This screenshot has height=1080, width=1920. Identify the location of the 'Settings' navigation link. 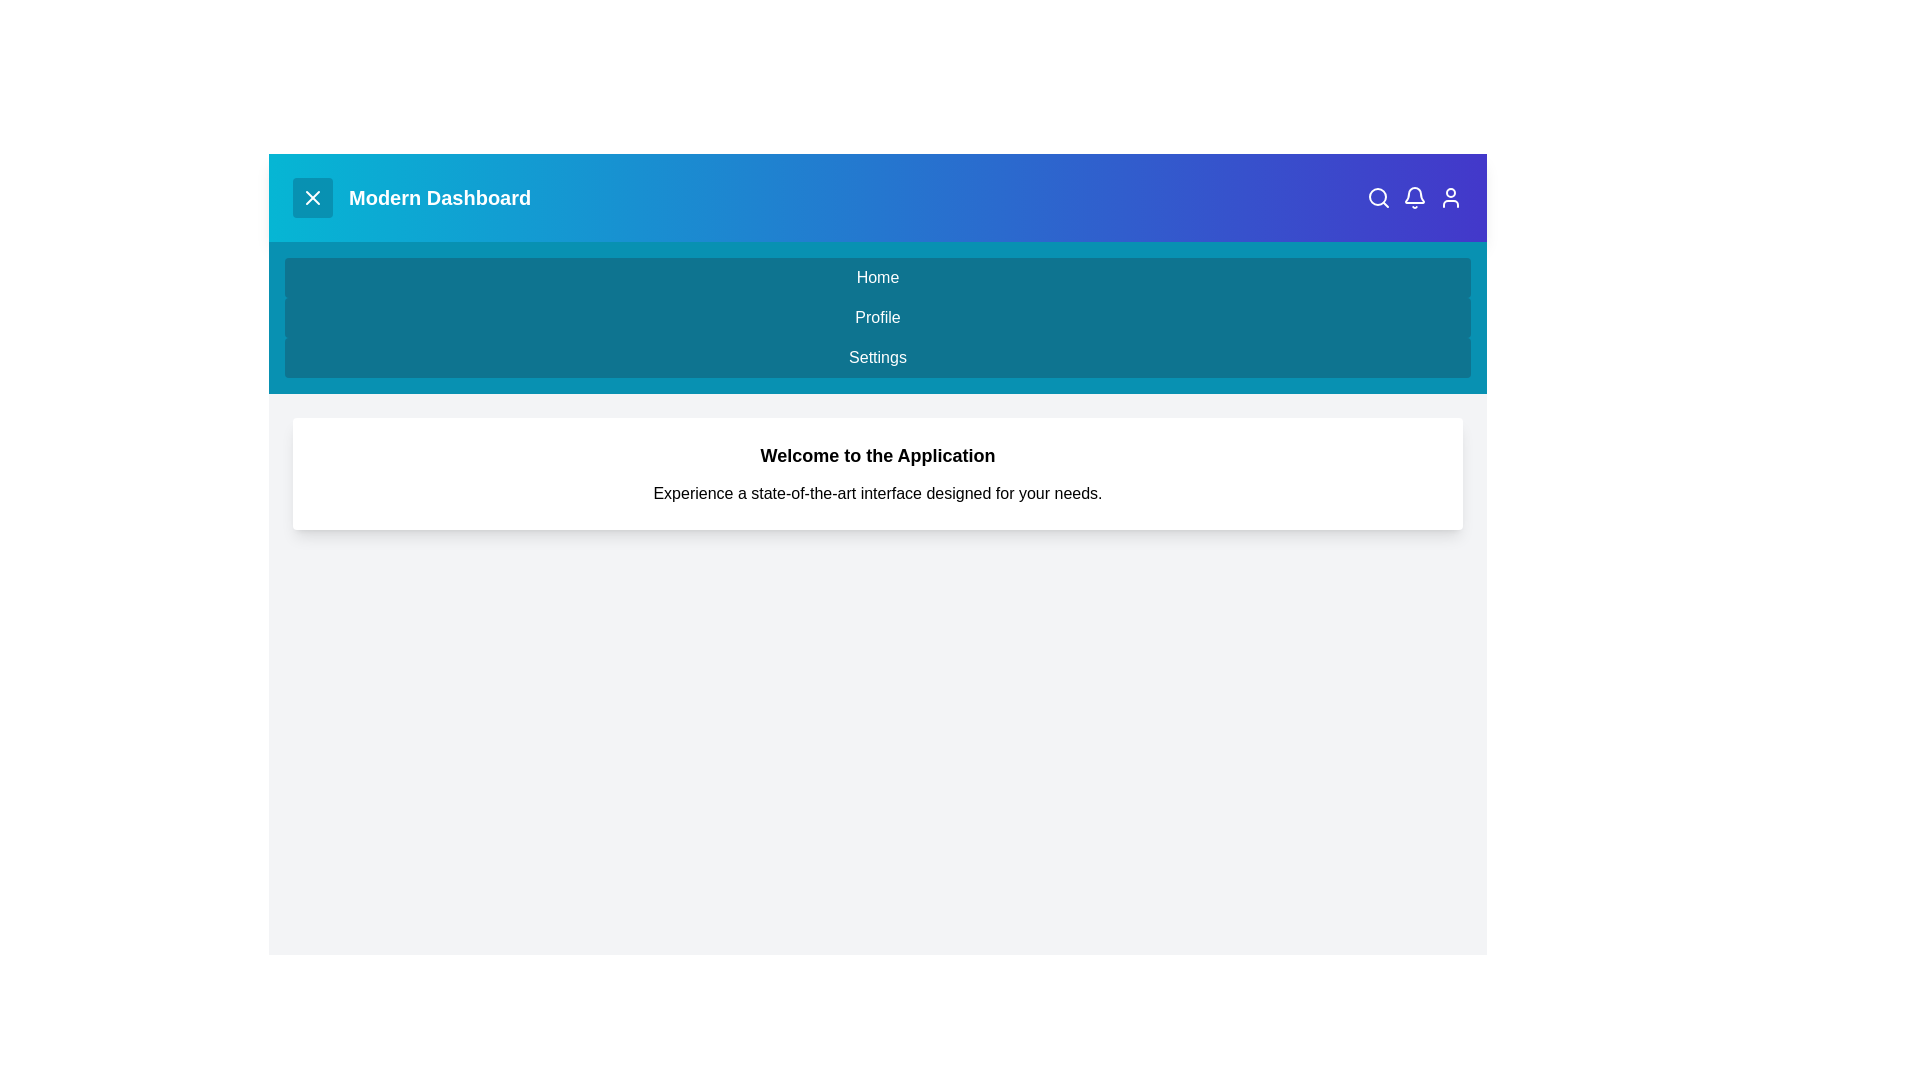
(878, 357).